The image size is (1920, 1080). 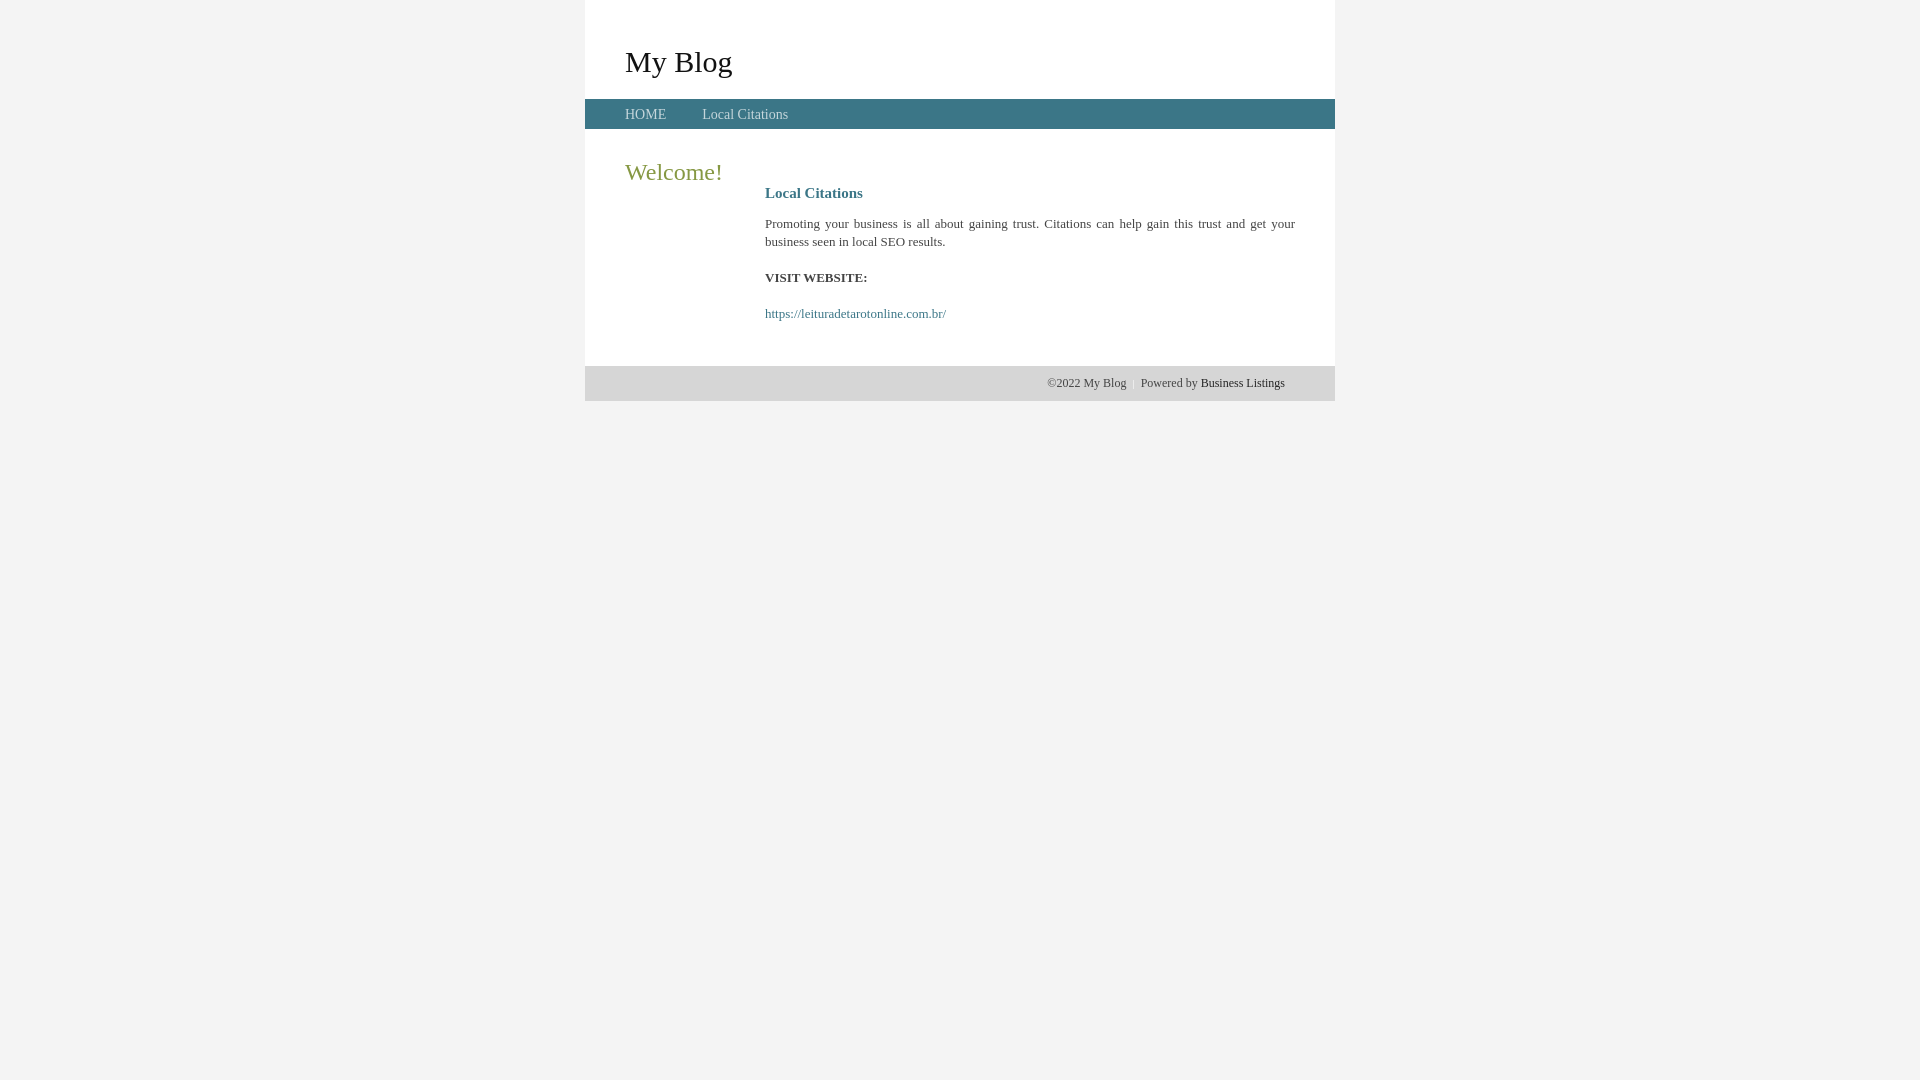 What do you see at coordinates (678, 60) in the screenshot?
I see `'My Blog'` at bounding box center [678, 60].